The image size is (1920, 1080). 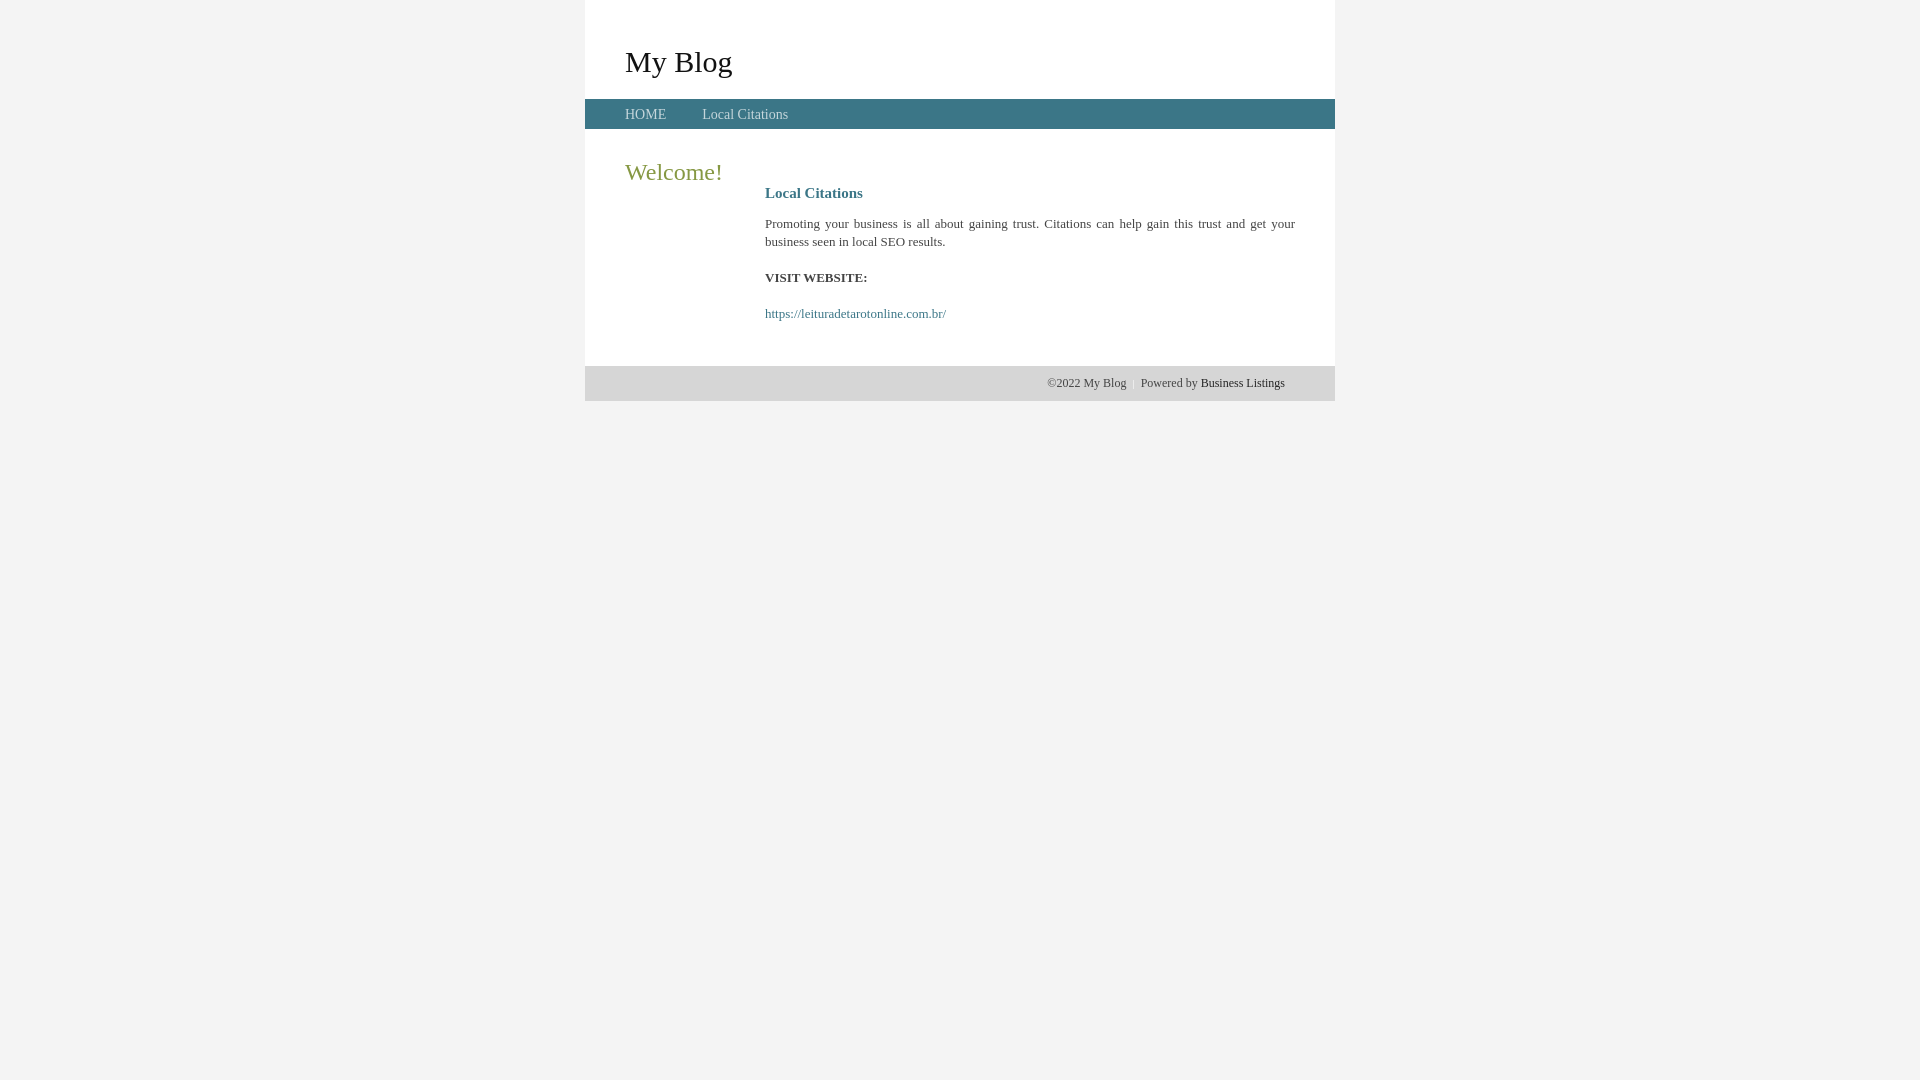 What do you see at coordinates (678, 60) in the screenshot?
I see `'My Blog'` at bounding box center [678, 60].